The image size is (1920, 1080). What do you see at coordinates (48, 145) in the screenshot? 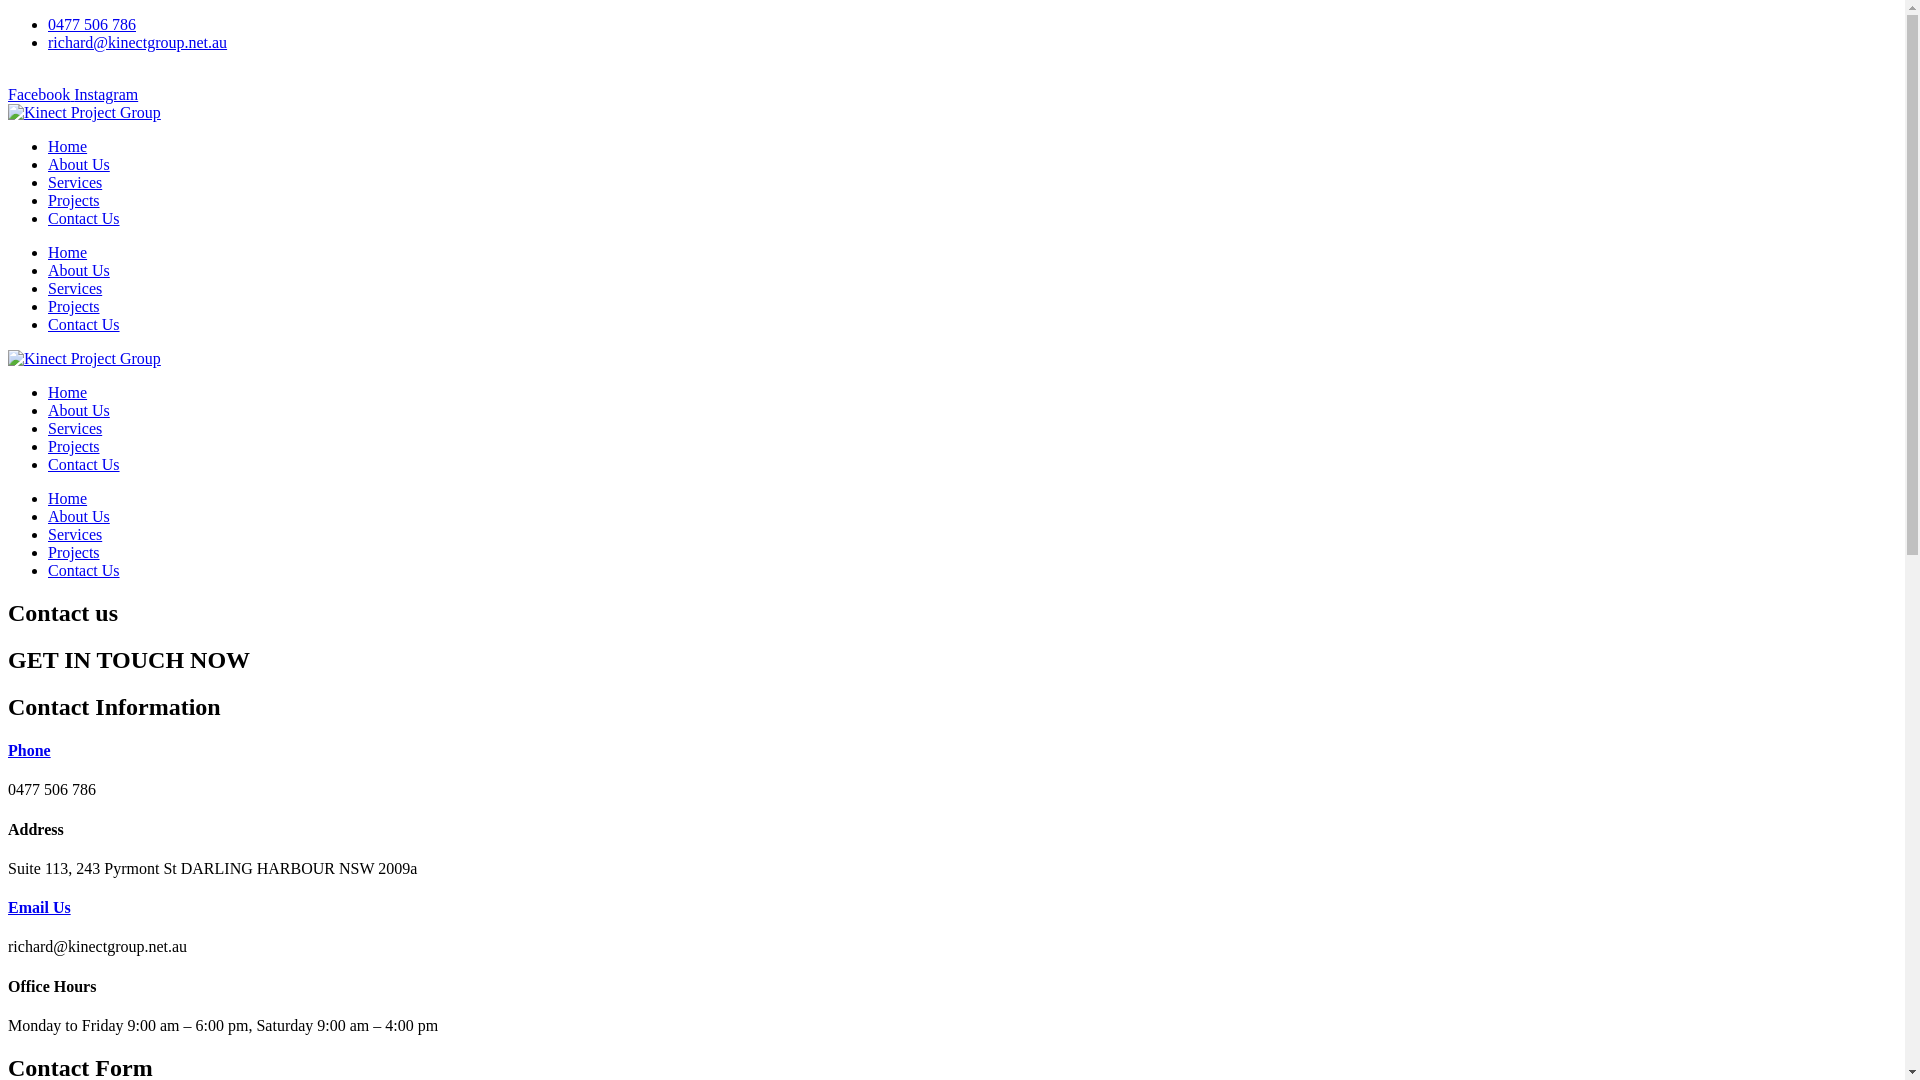
I see `'Home'` at bounding box center [48, 145].